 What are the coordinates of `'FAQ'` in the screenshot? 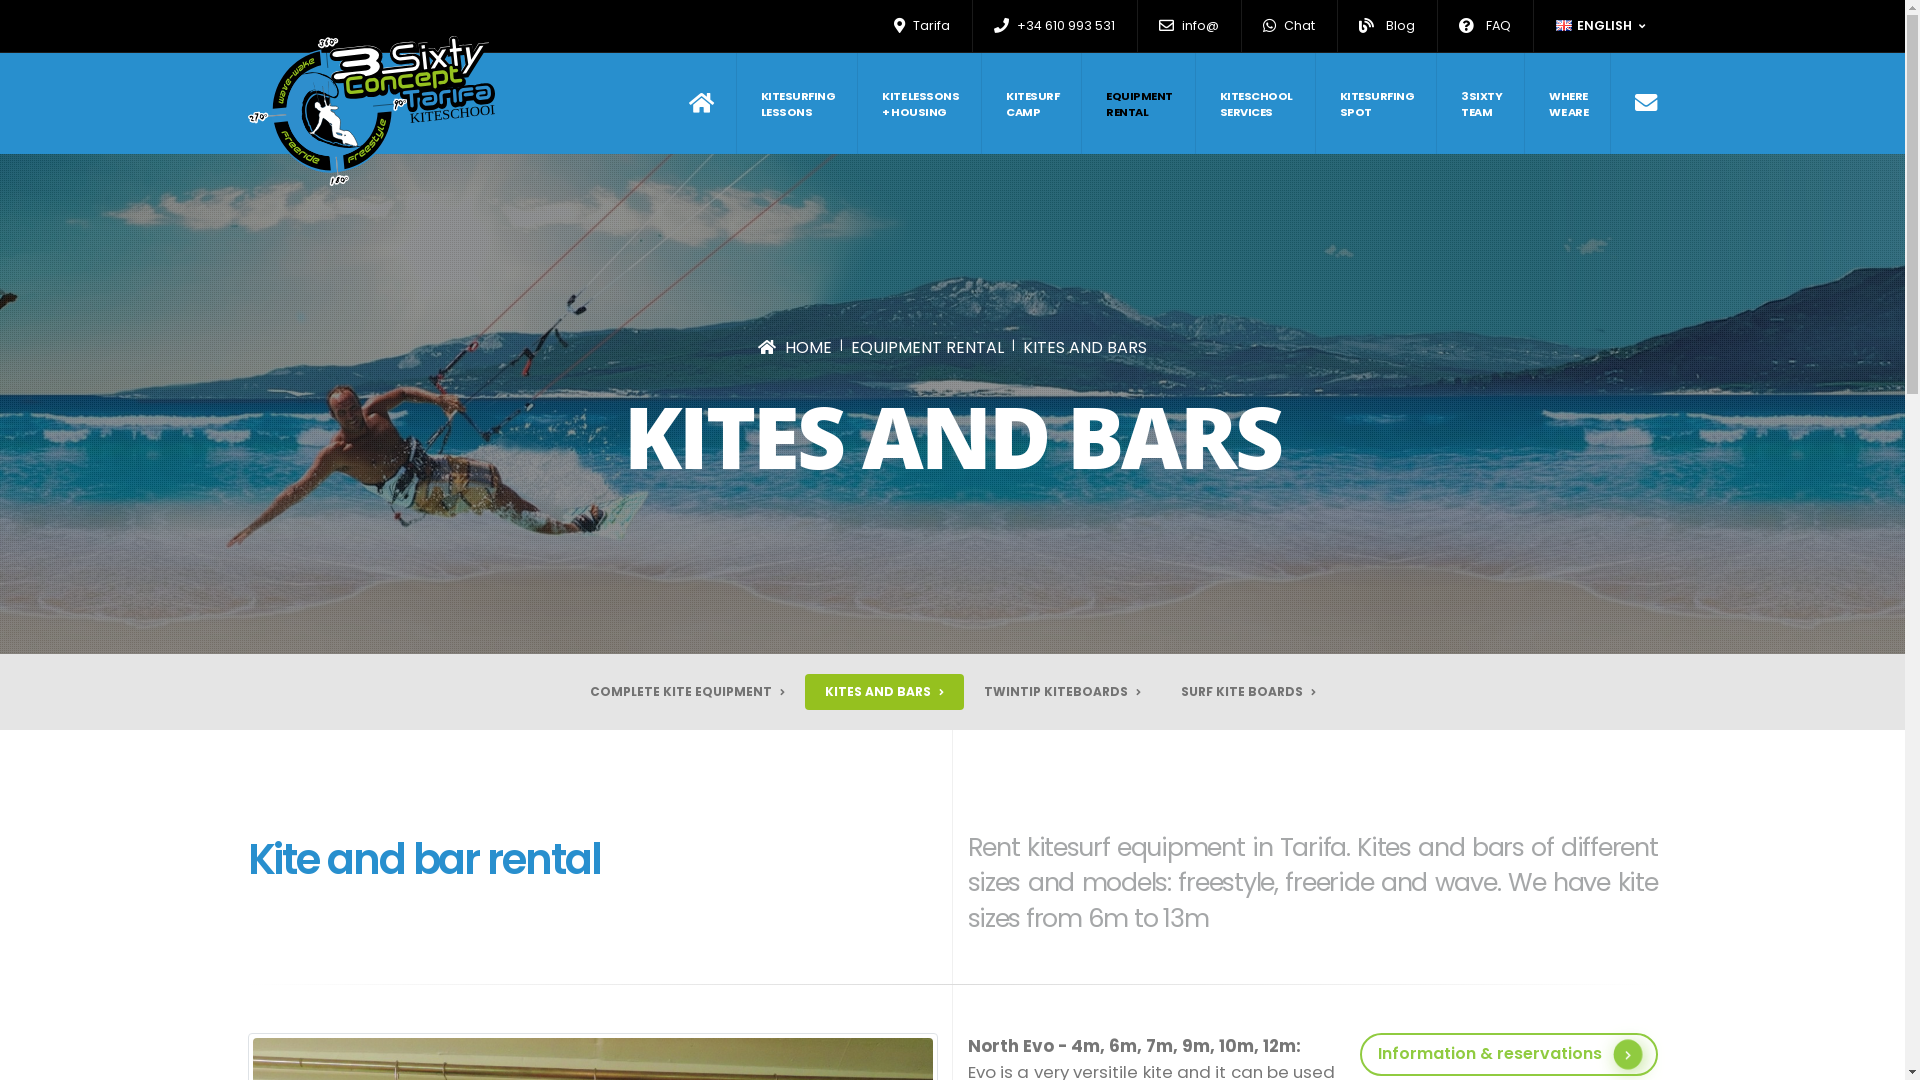 It's located at (1449, 26).